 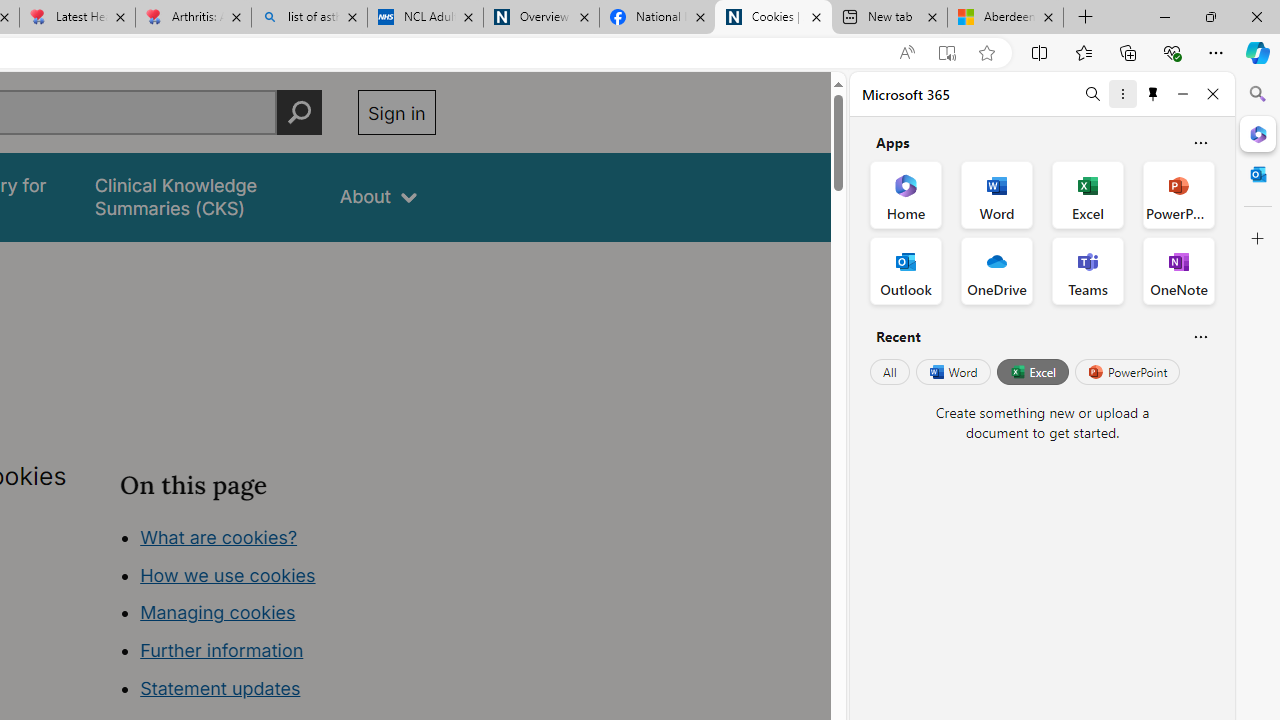 What do you see at coordinates (1032, 372) in the screenshot?
I see `'Excel'` at bounding box center [1032, 372].